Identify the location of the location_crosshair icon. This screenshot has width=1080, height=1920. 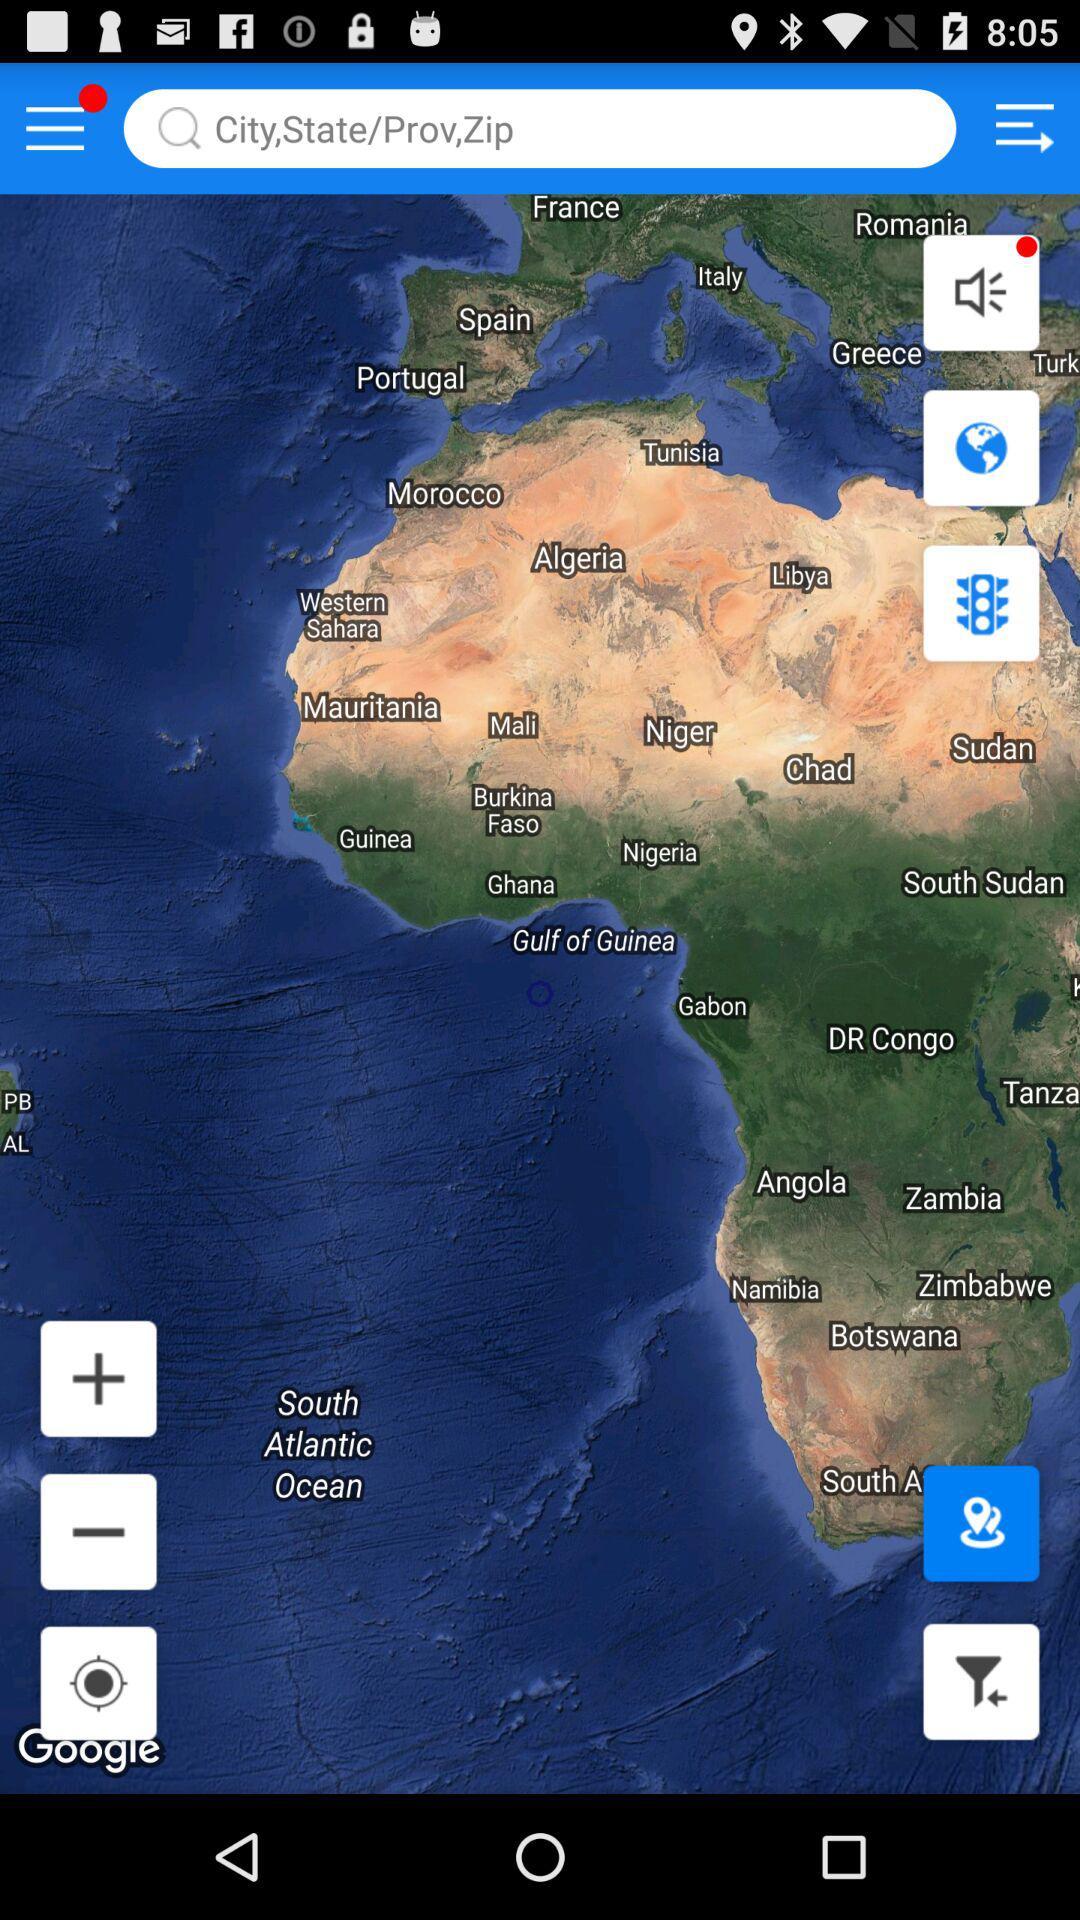
(98, 1801).